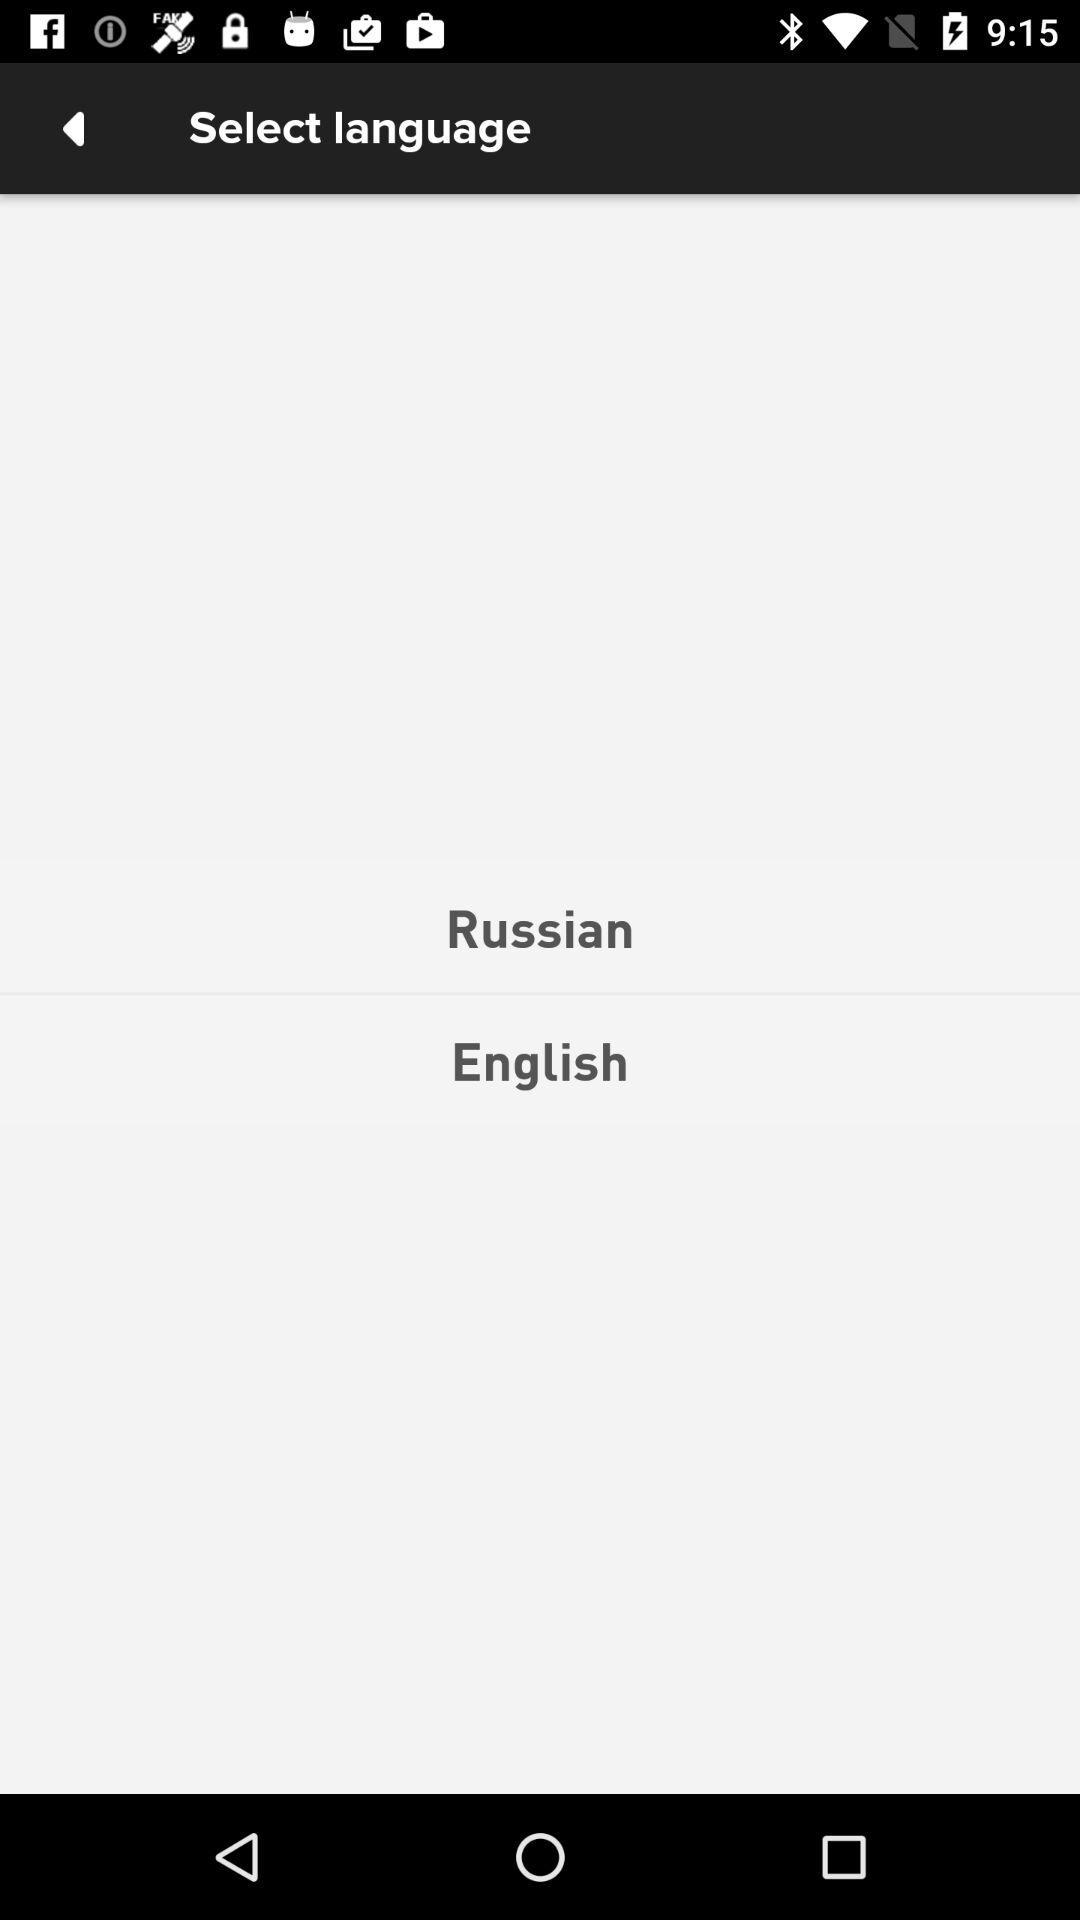 This screenshot has height=1920, width=1080. Describe the element at coordinates (72, 127) in the screenshot. I see `icon to the left of the select language` at that location.